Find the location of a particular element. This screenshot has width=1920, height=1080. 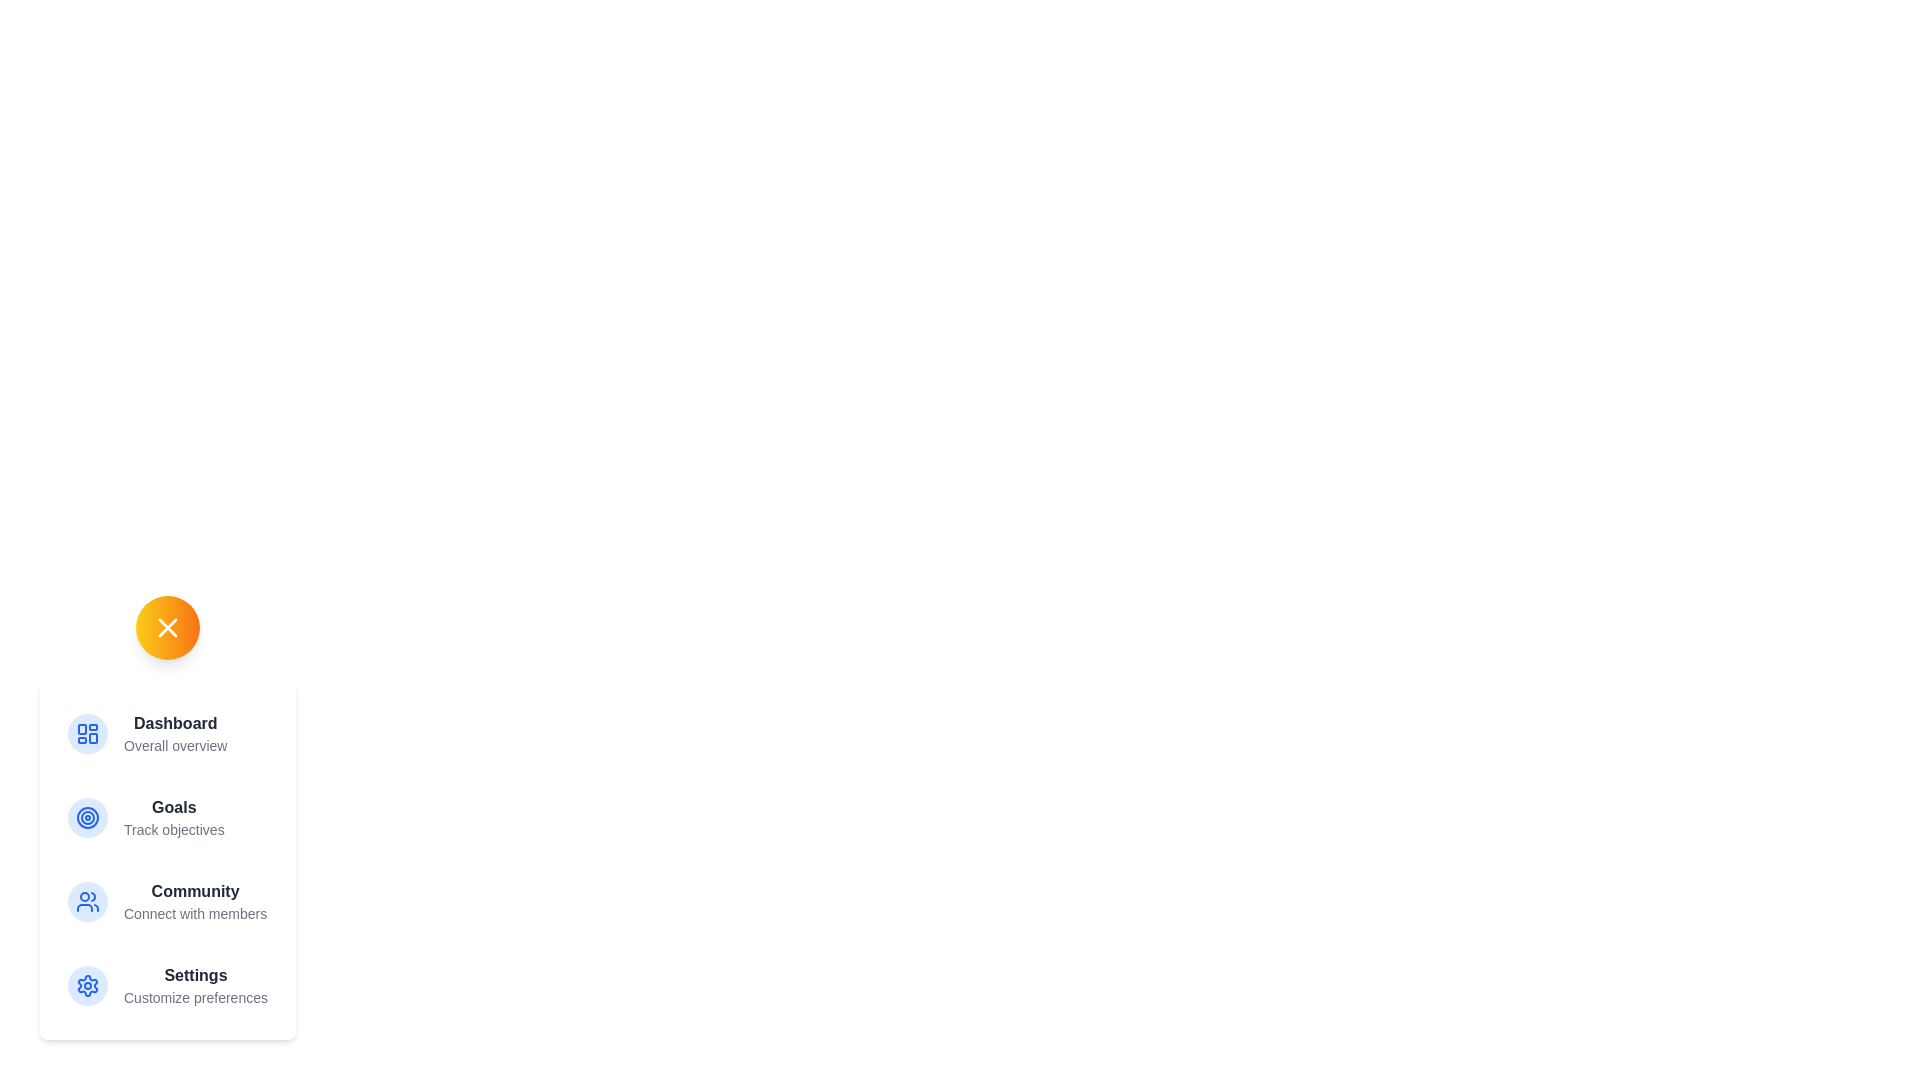

the menu option Community is located at coordinates (167, 902).